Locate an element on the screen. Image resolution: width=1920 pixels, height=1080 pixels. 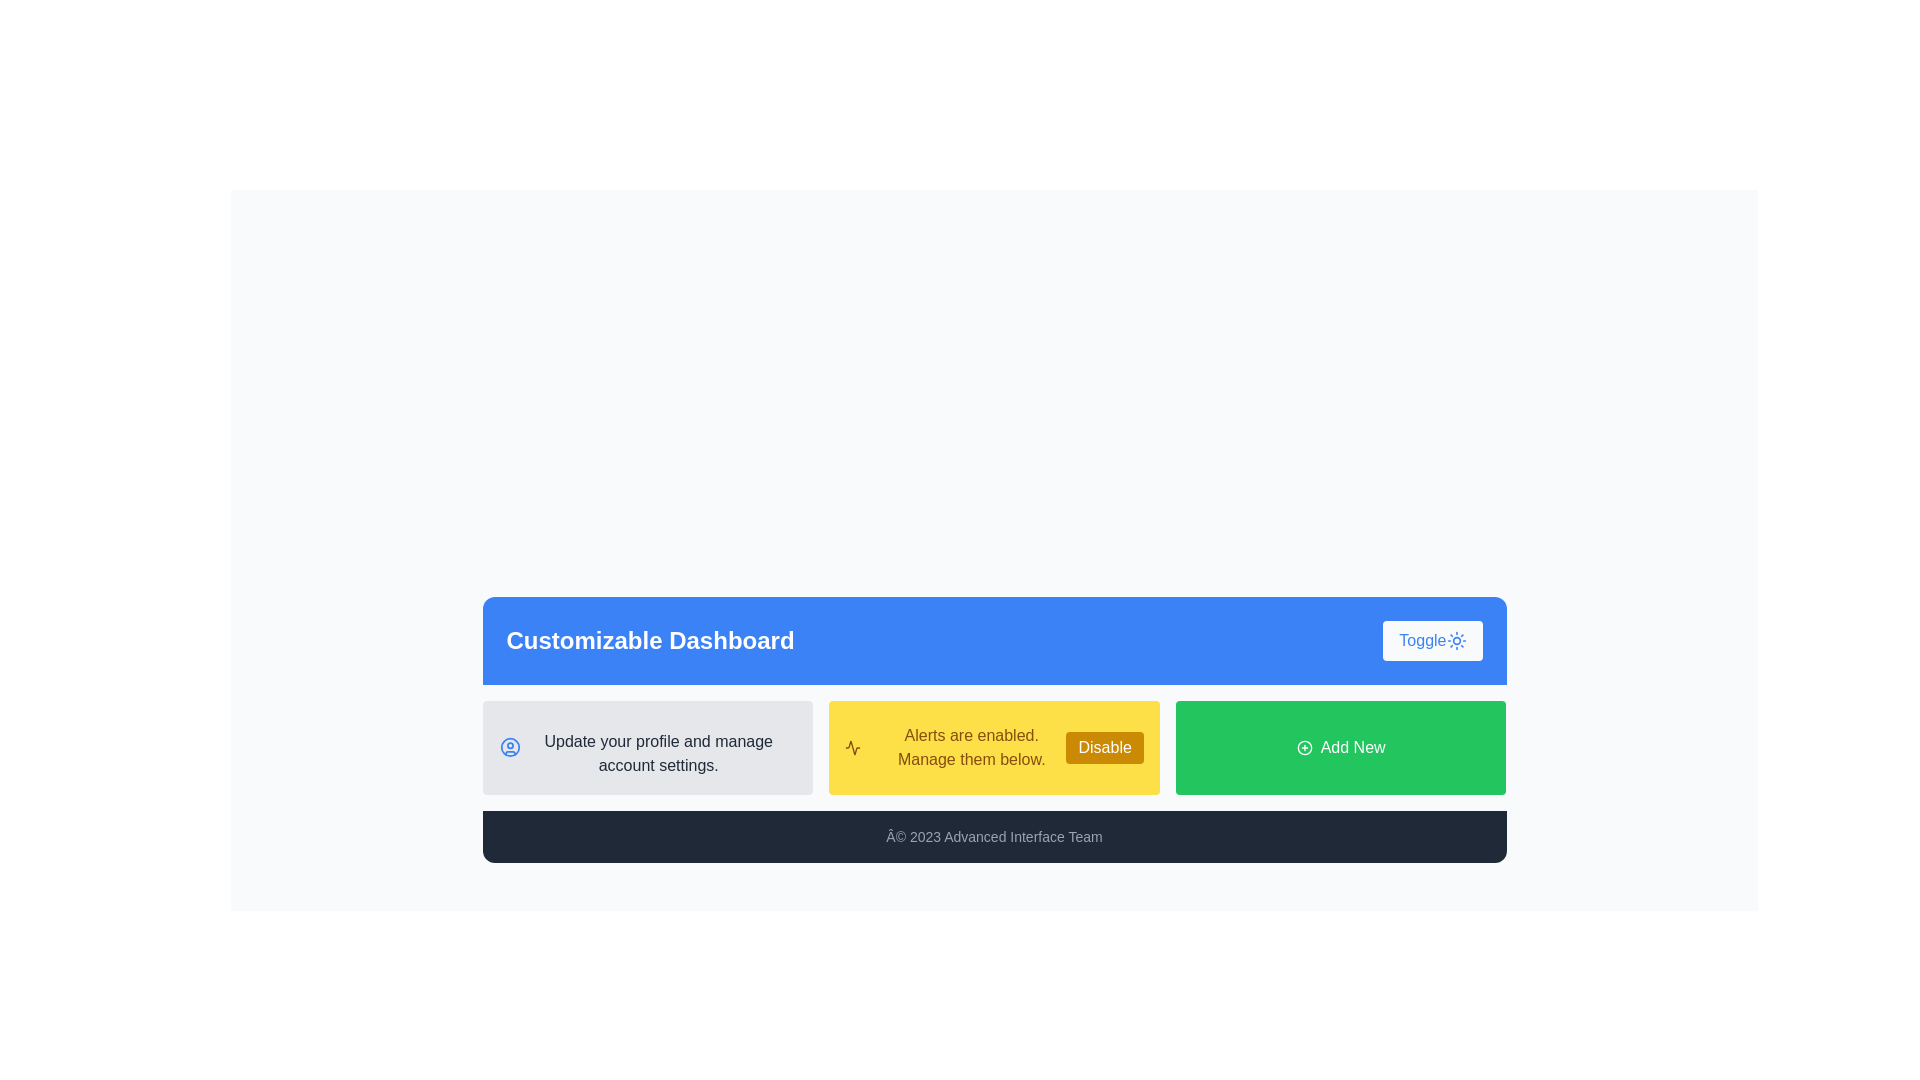
the toggle button located to the right of the 'Customizable Dashboard' title is located at coordinates (1431, 640).